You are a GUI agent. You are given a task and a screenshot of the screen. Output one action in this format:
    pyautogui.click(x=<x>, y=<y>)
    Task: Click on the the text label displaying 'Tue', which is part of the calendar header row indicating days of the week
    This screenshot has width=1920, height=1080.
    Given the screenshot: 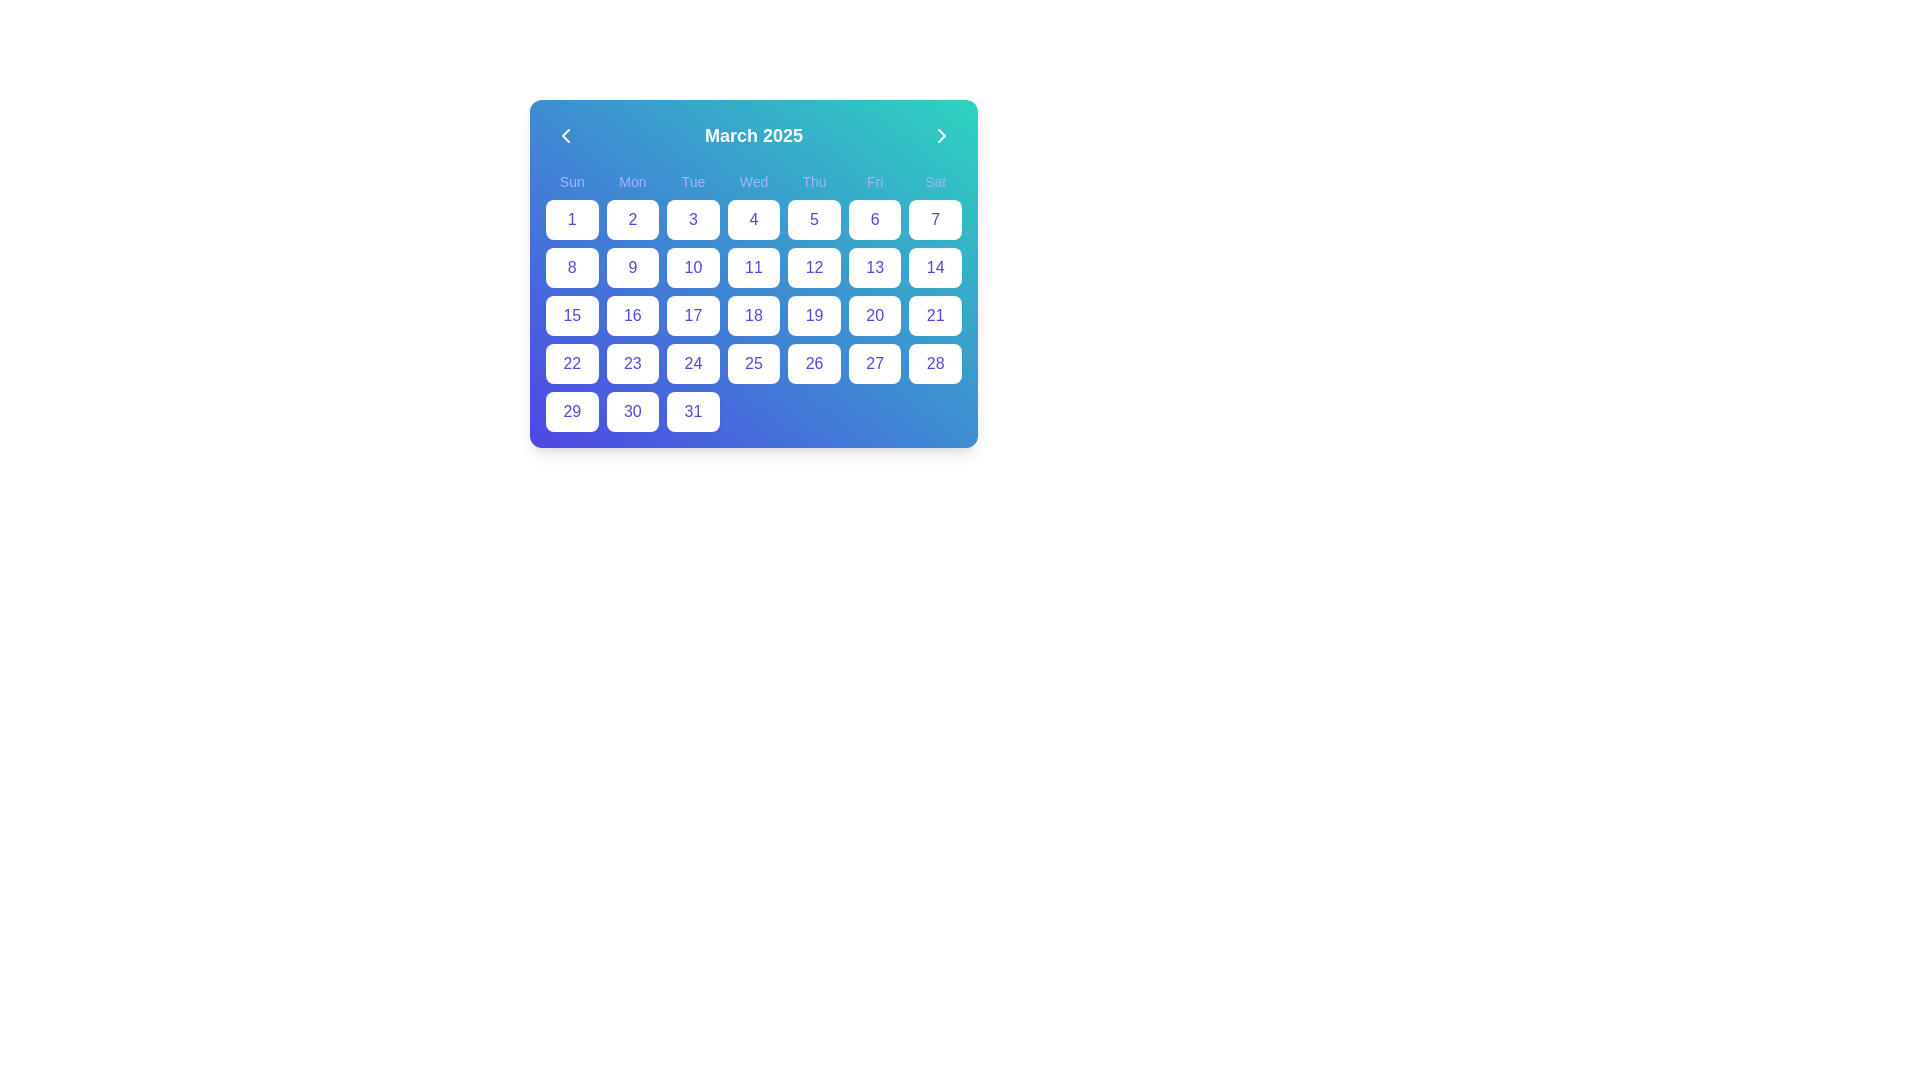 What is the action you would take?
    pyautogui.click(x=693, y=181)
    